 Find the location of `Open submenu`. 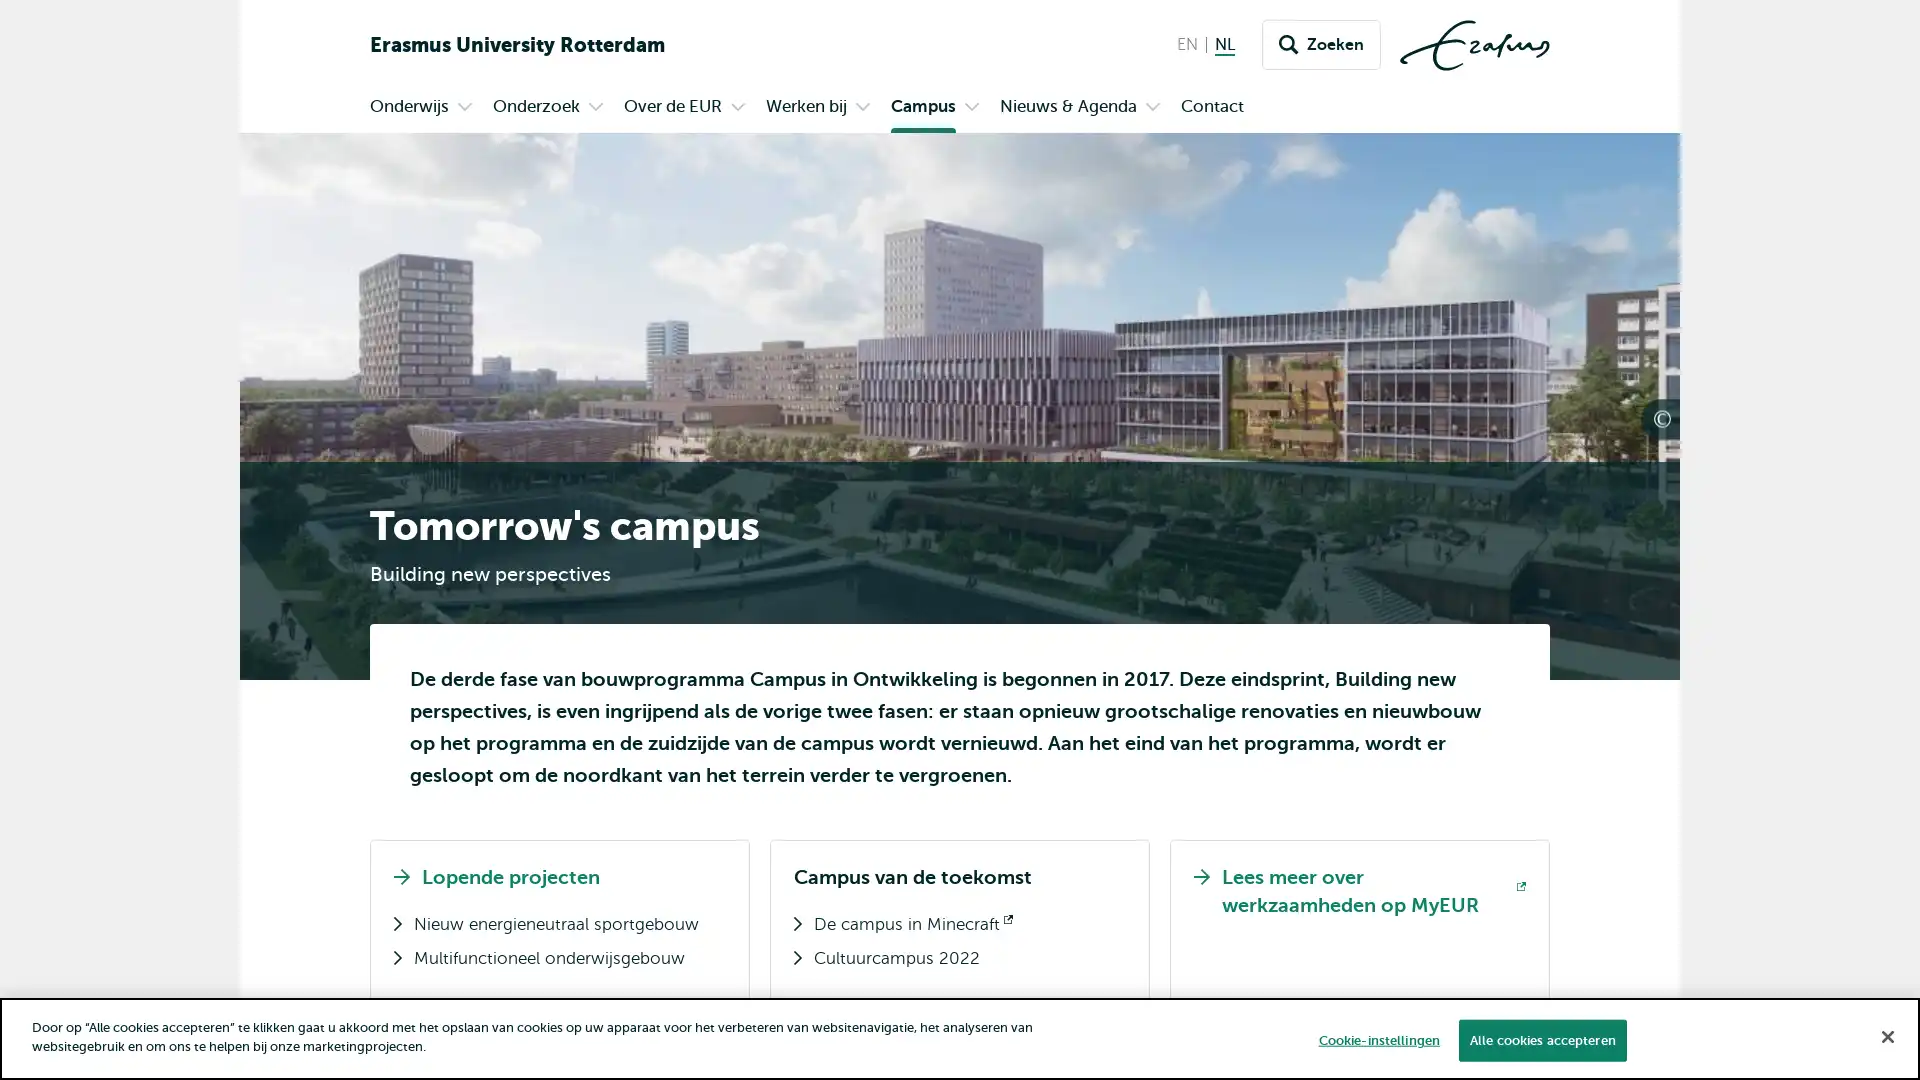

Open submenu is located at coordinates (863, 108).